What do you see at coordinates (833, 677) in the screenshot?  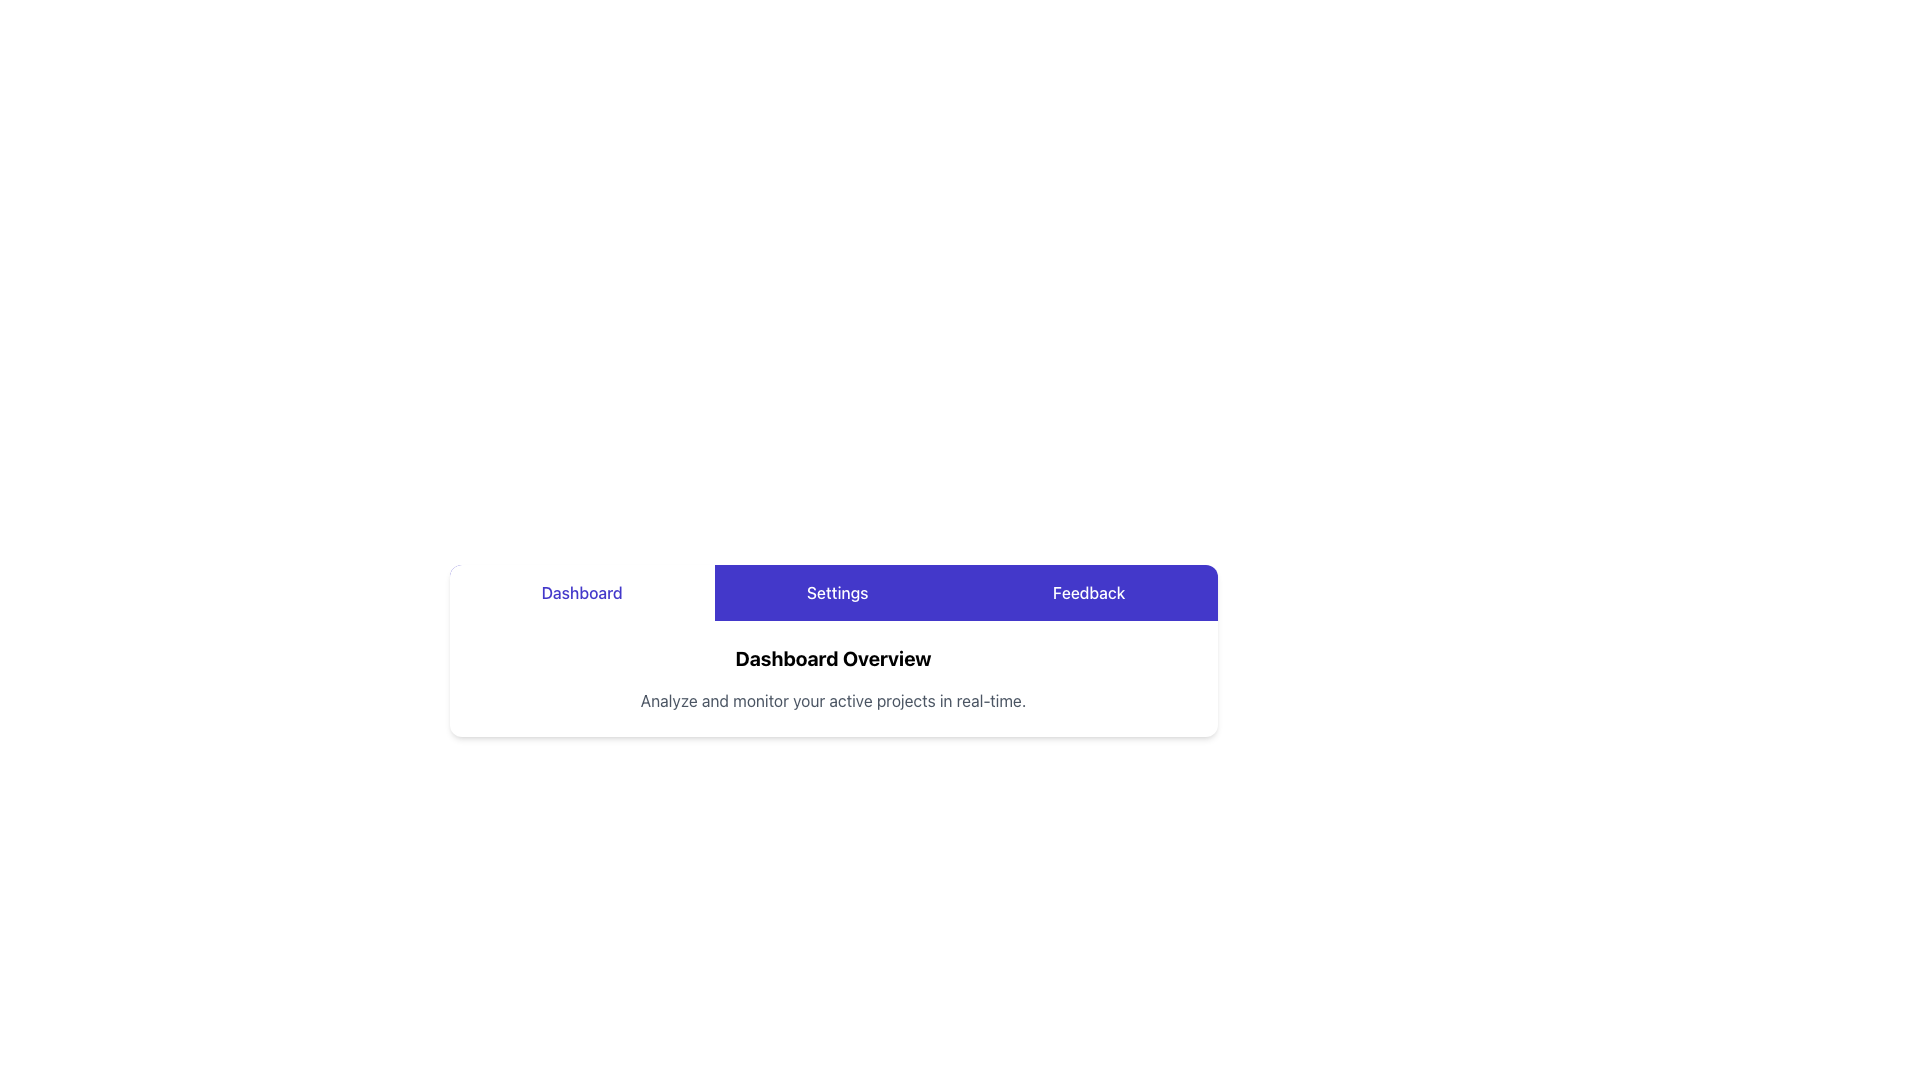 I see `title and subtitle from the Textual Information Block located at the center of the white card below the navigation bar` at bounding box center [833, 677].